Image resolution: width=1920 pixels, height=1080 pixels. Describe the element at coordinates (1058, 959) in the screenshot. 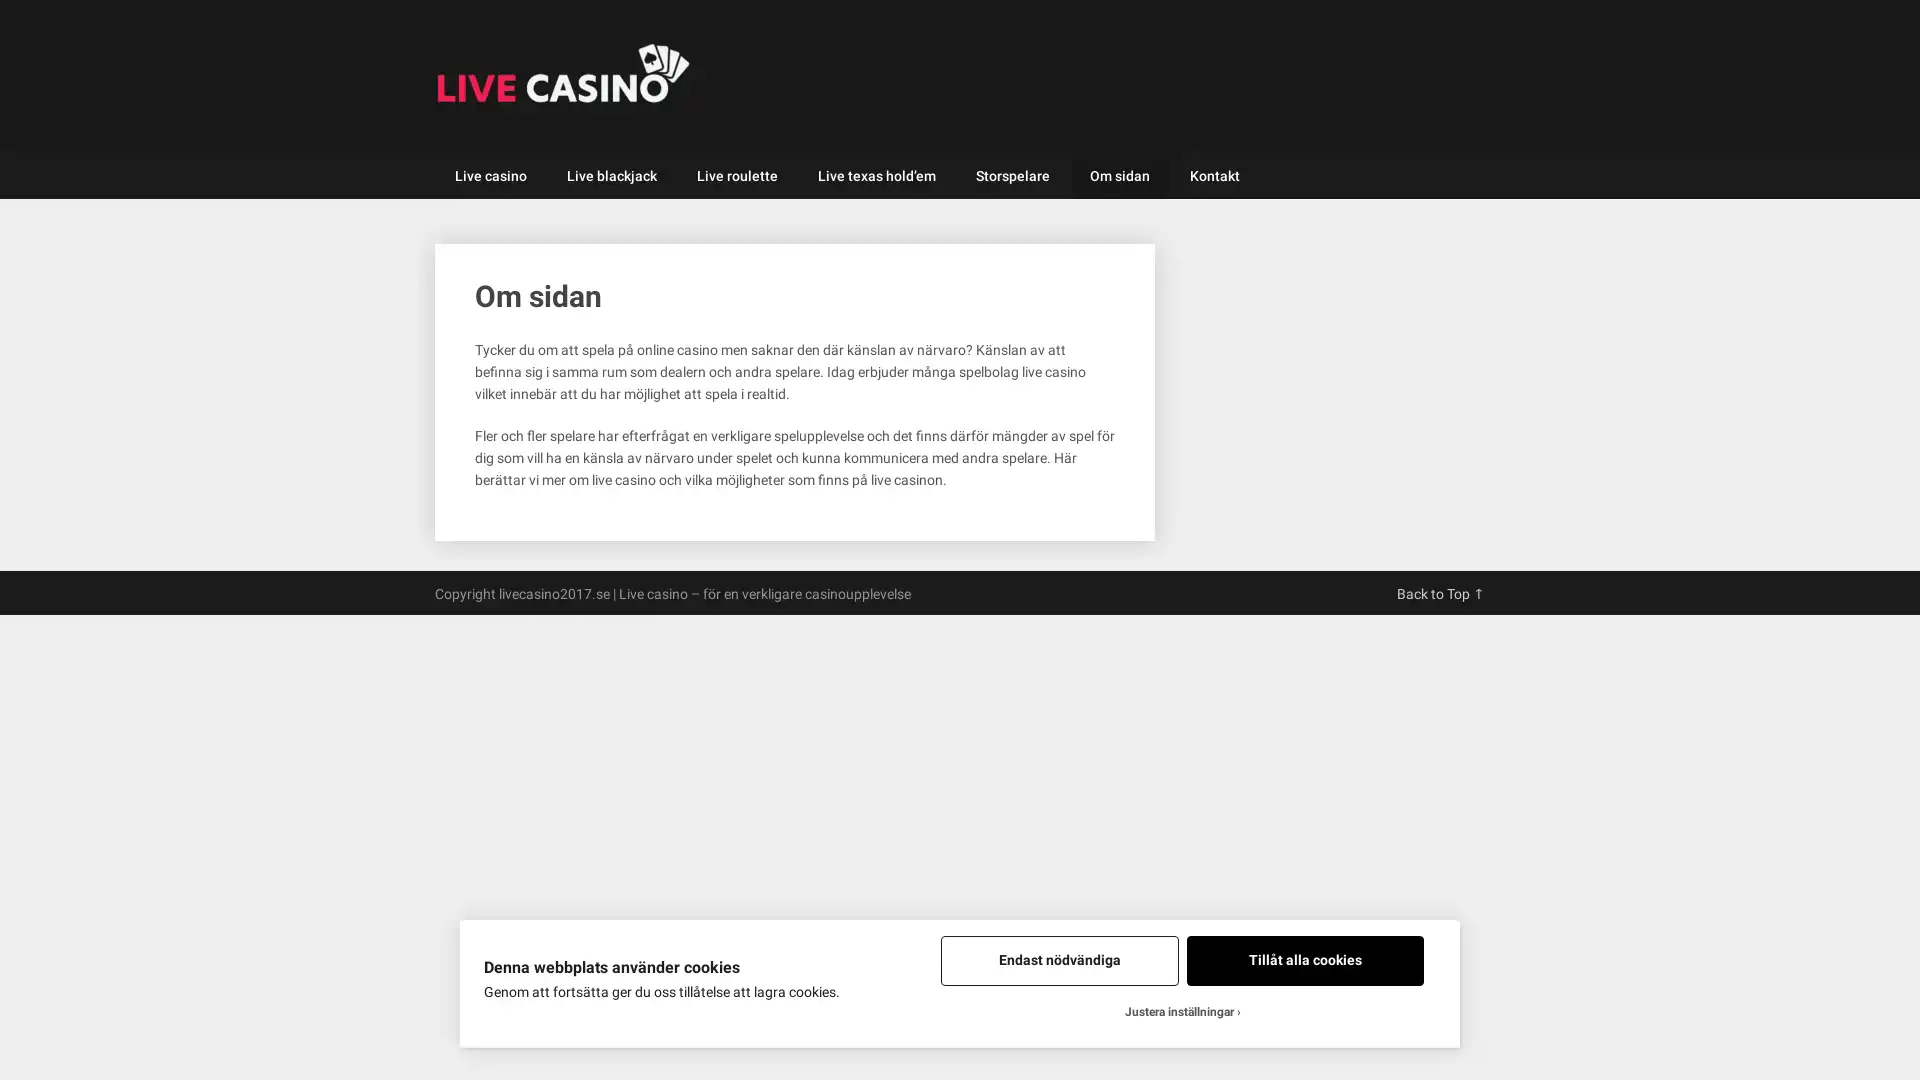

I see `Endast nodvandiga` at that location.